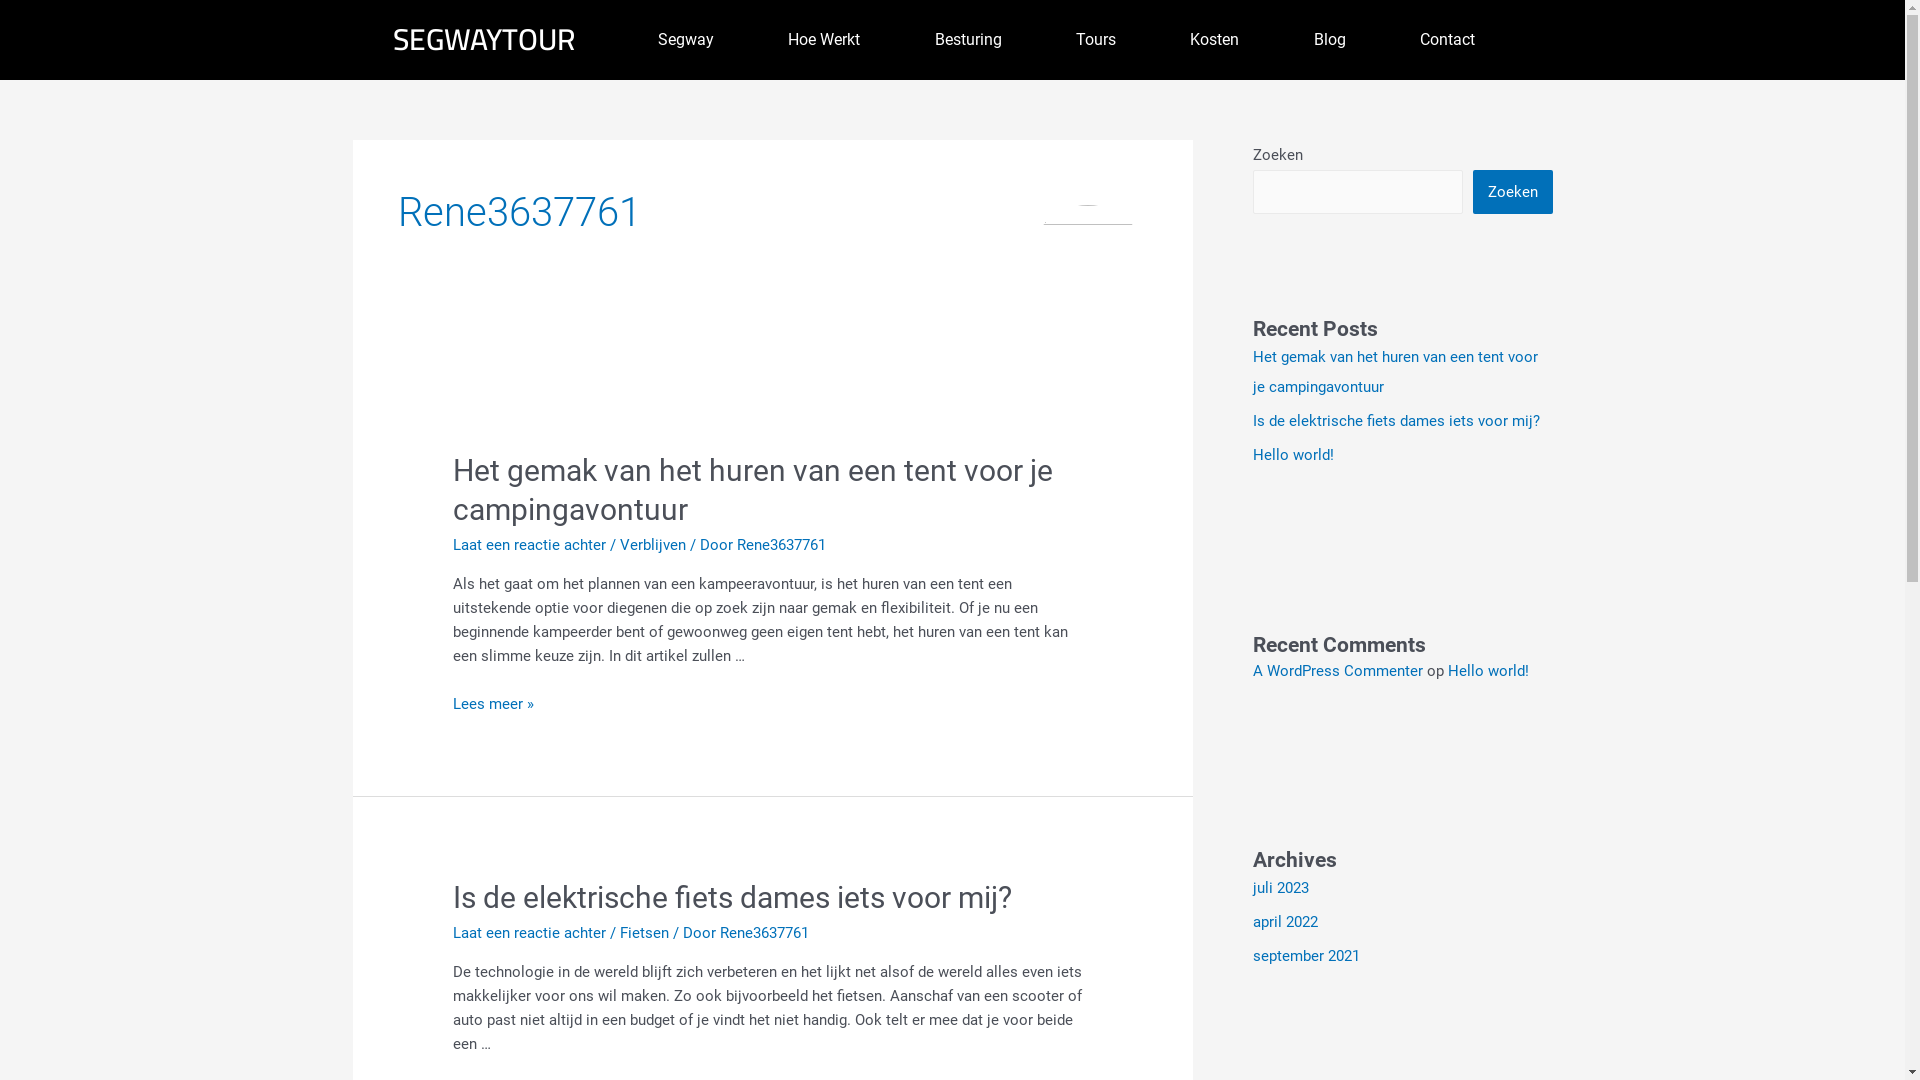  I want to click on 'A WordPress Commenter', so click(1337, 671).